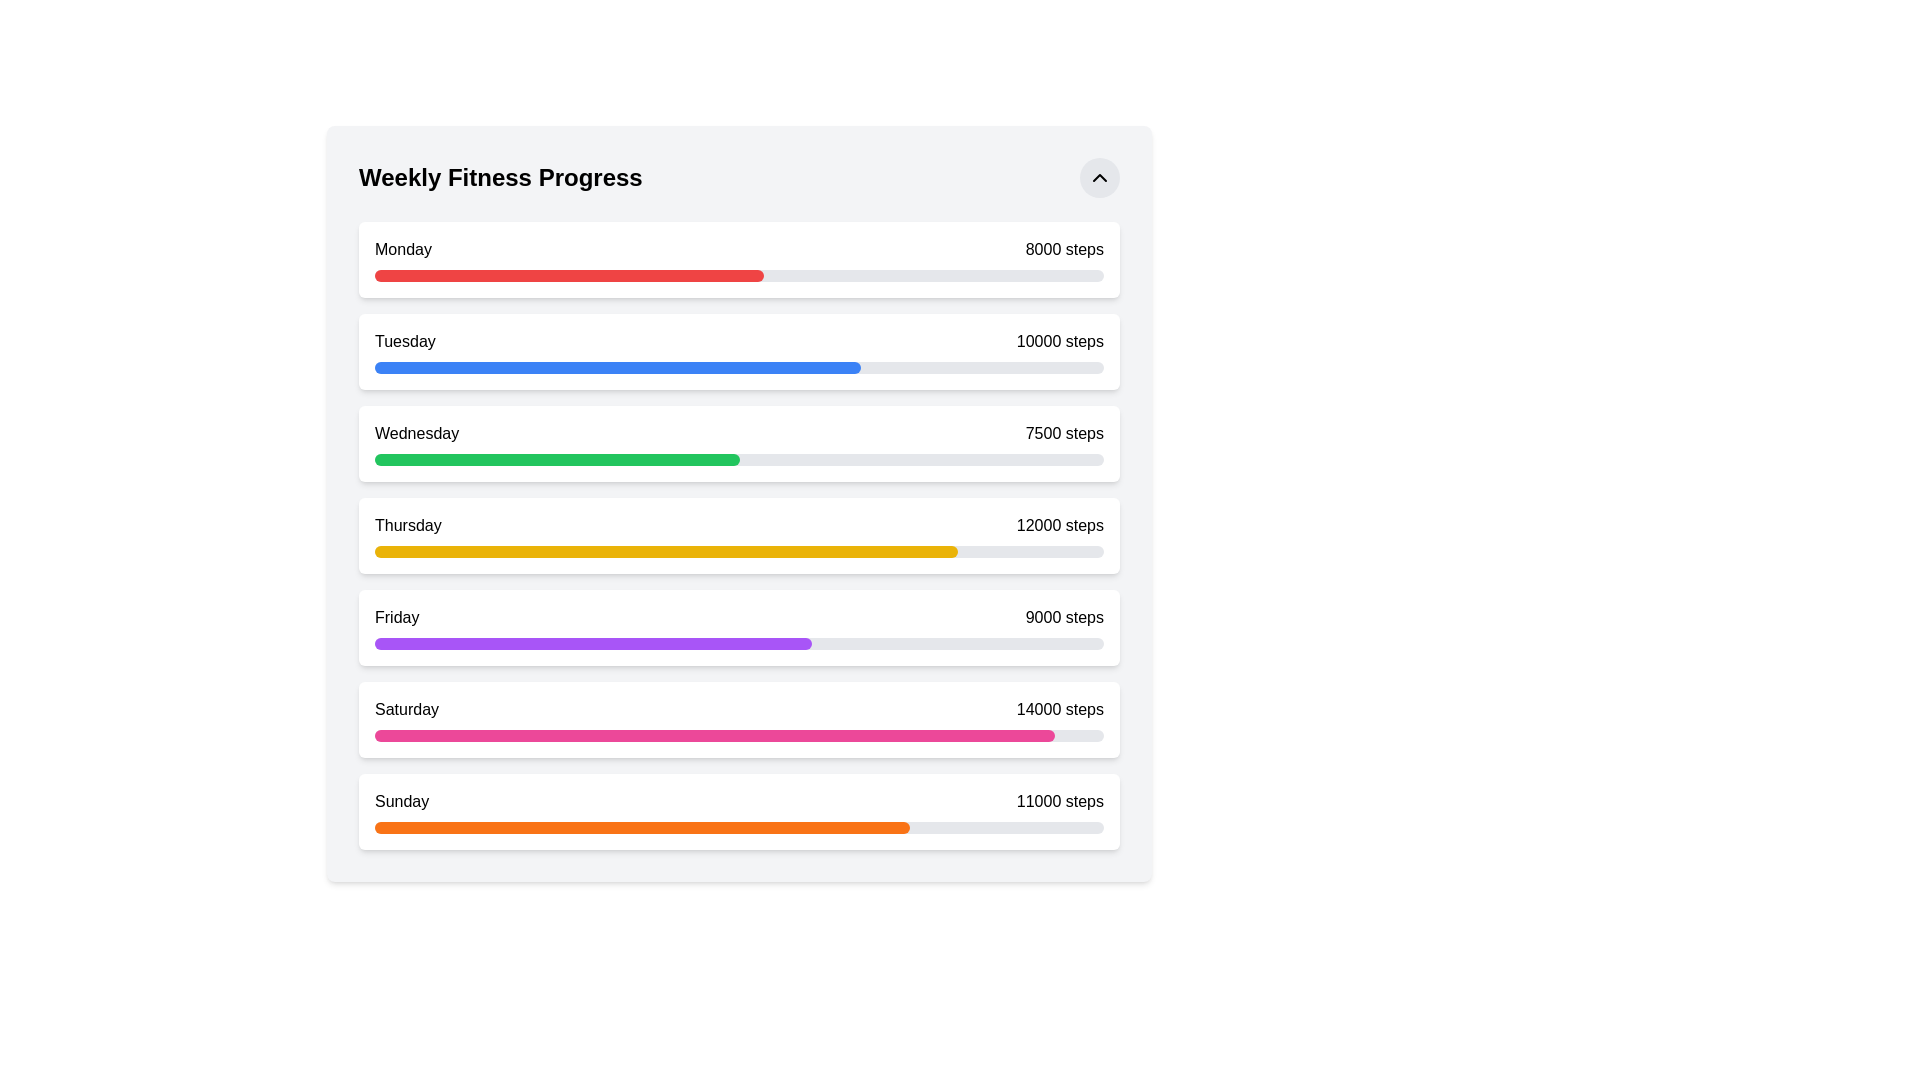 This screenshot has width=1920, height=1080. Describe the element at coordinates (557, 459) in the screenshot. I see `the progress bar representing 50% progress for 'Wednesday' in the weekly progress tracking interface` at that location.